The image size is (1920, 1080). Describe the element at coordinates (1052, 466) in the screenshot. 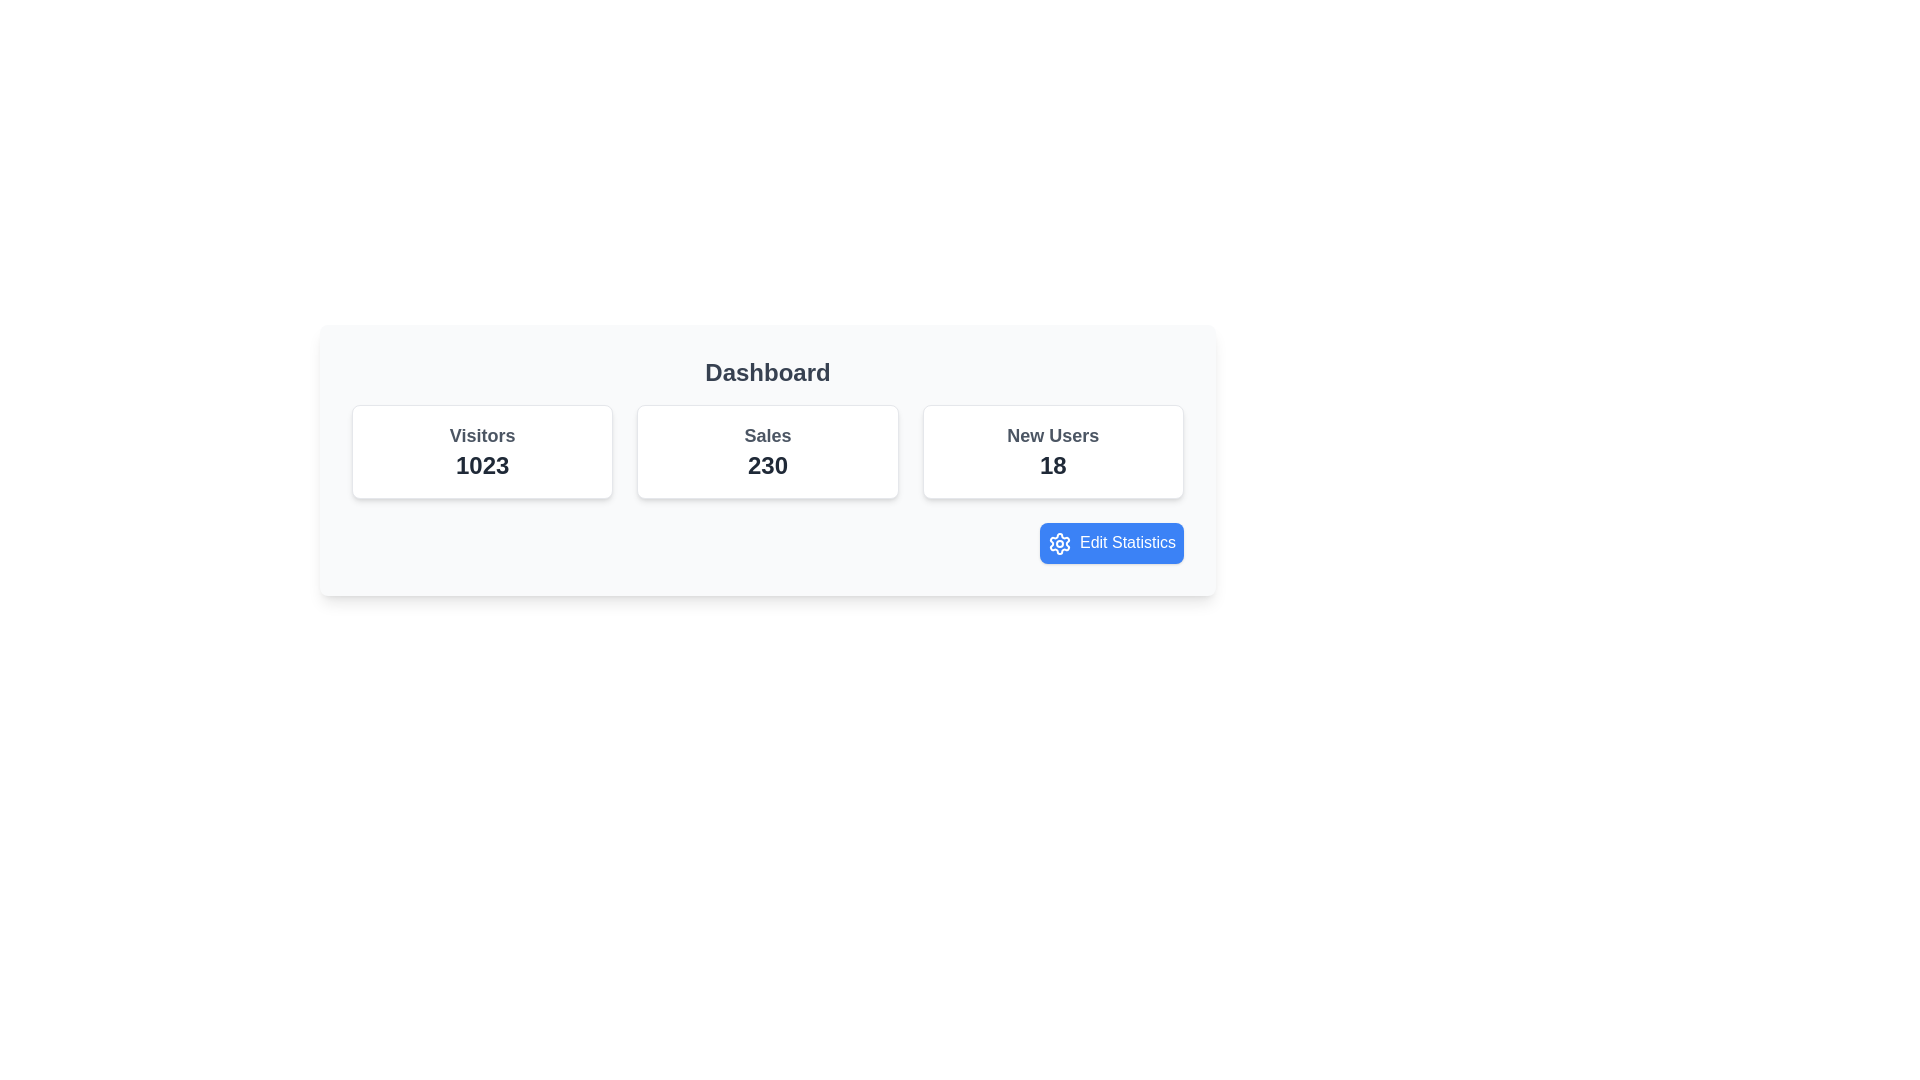

I see `the static text displaying '18' located within the 'New Users' card, positioned in the bottom-right portion of the card layout` at that location.